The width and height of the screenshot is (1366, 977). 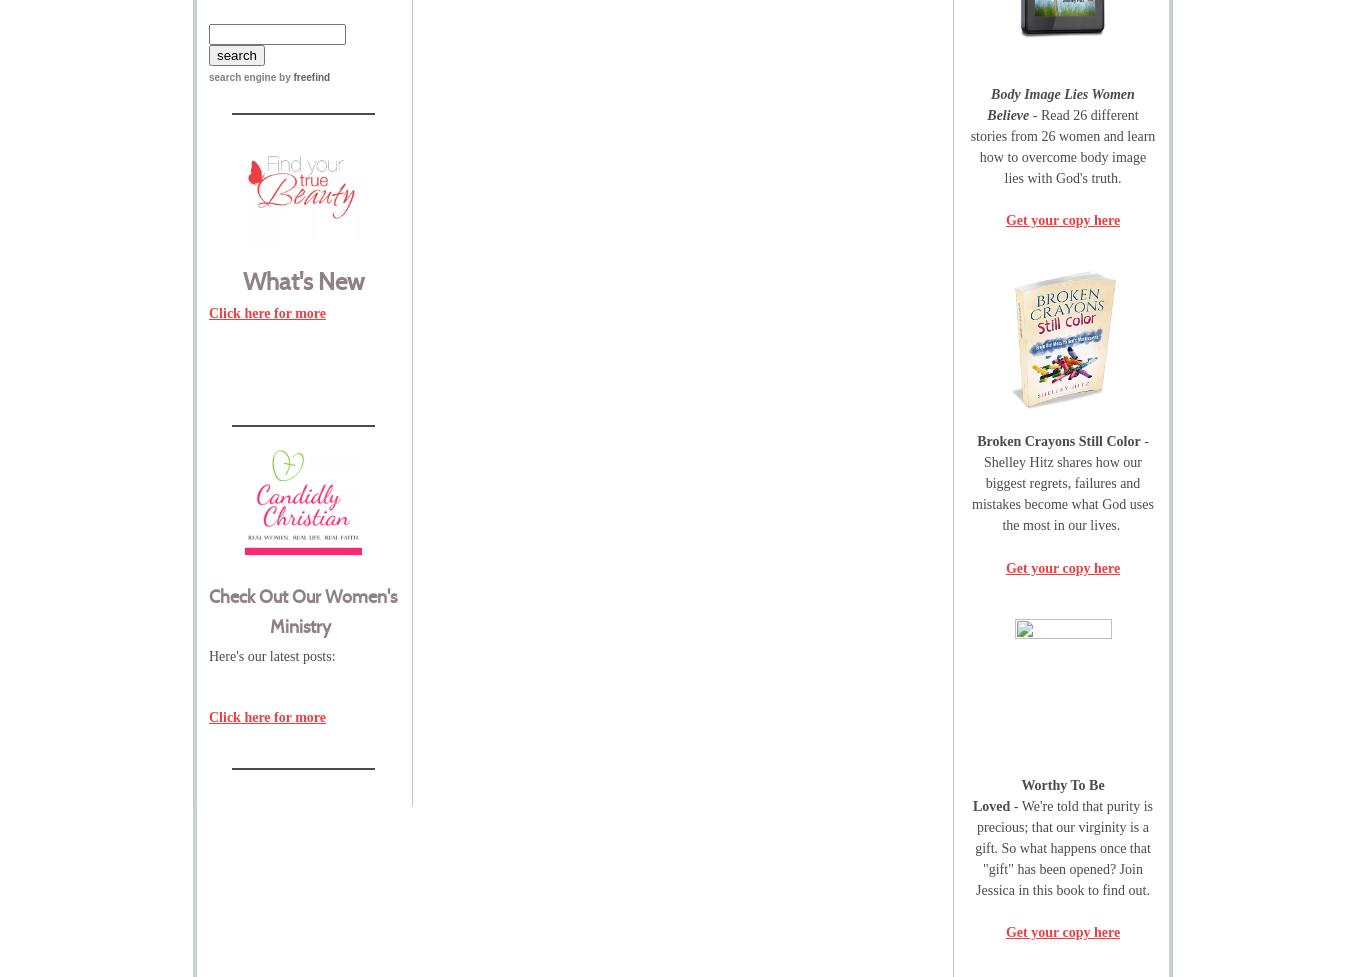 I want to click on '- Read 26 different stories from 26 women and learn how to overcome body image lies with God's truth.', so click(x=1061, y=145).